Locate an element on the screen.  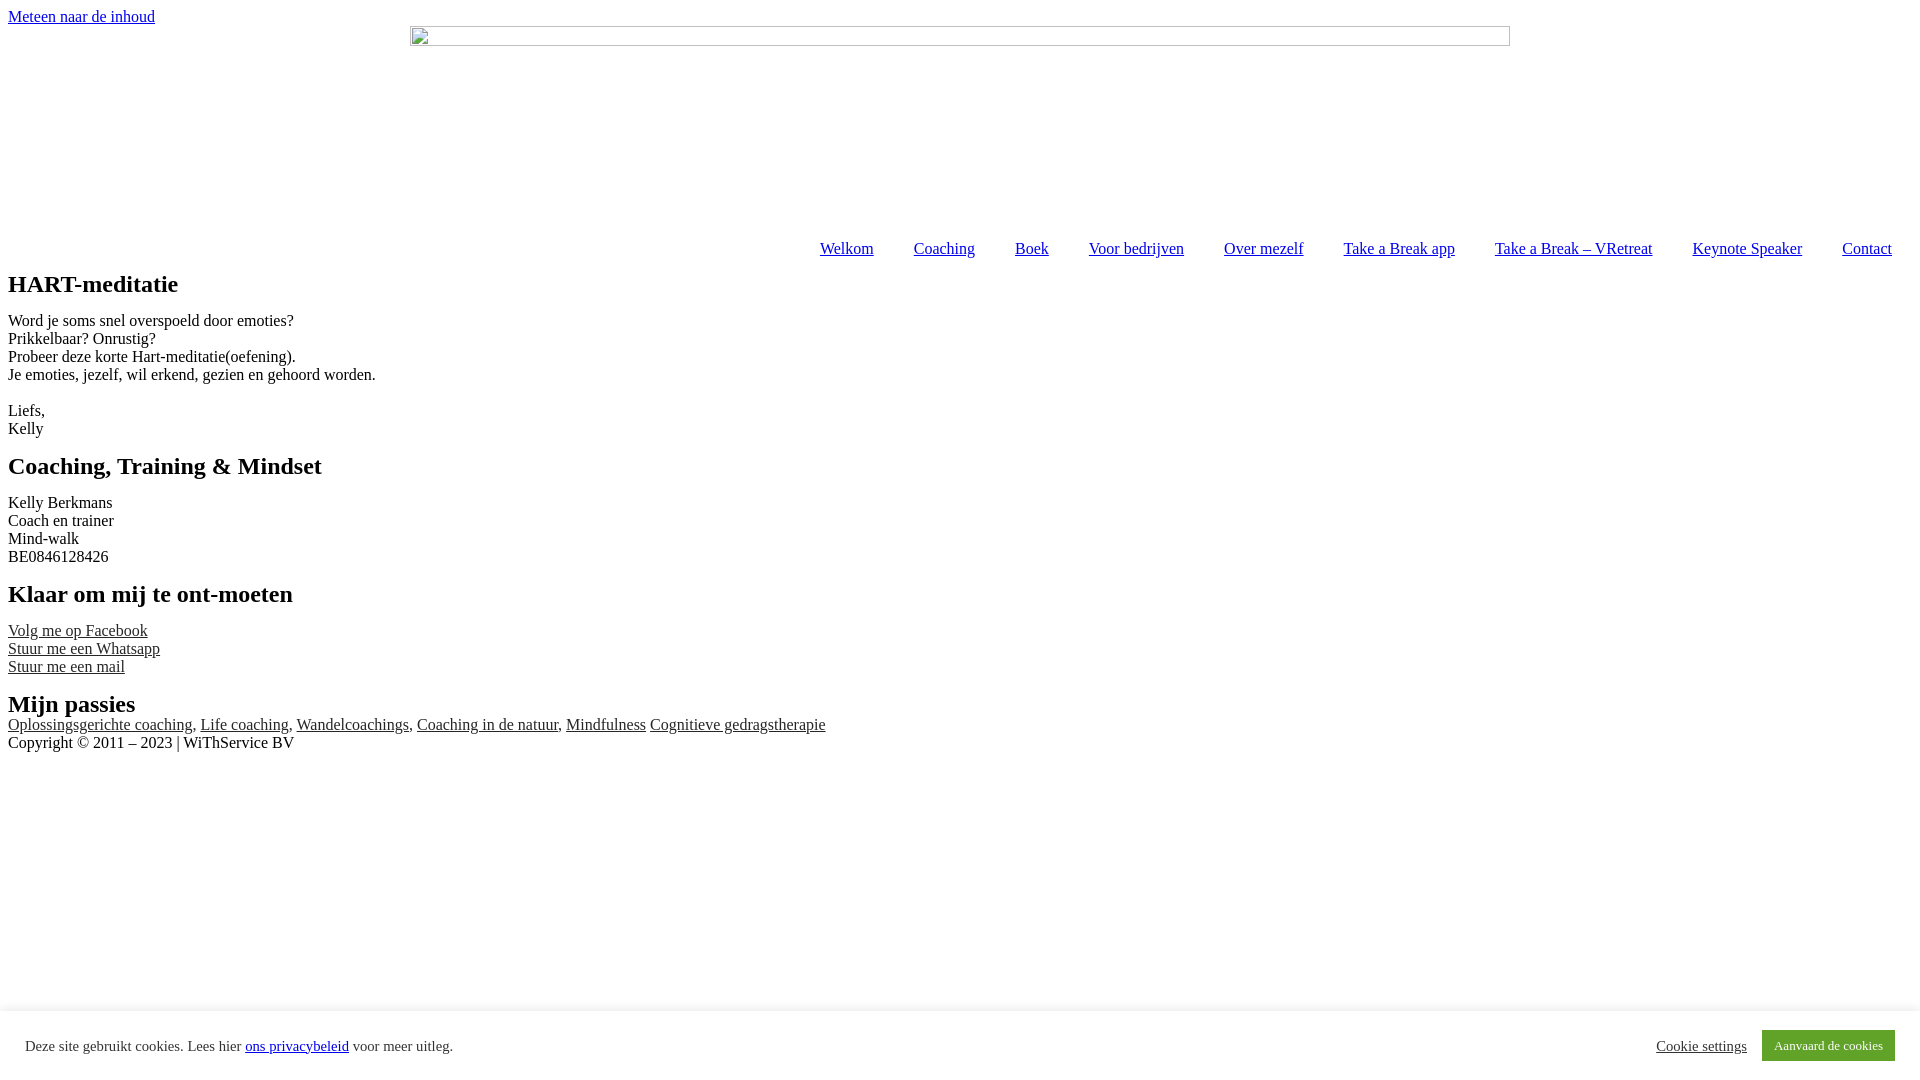
'Coaching in de natuur' is located at coordinates (487, 724).